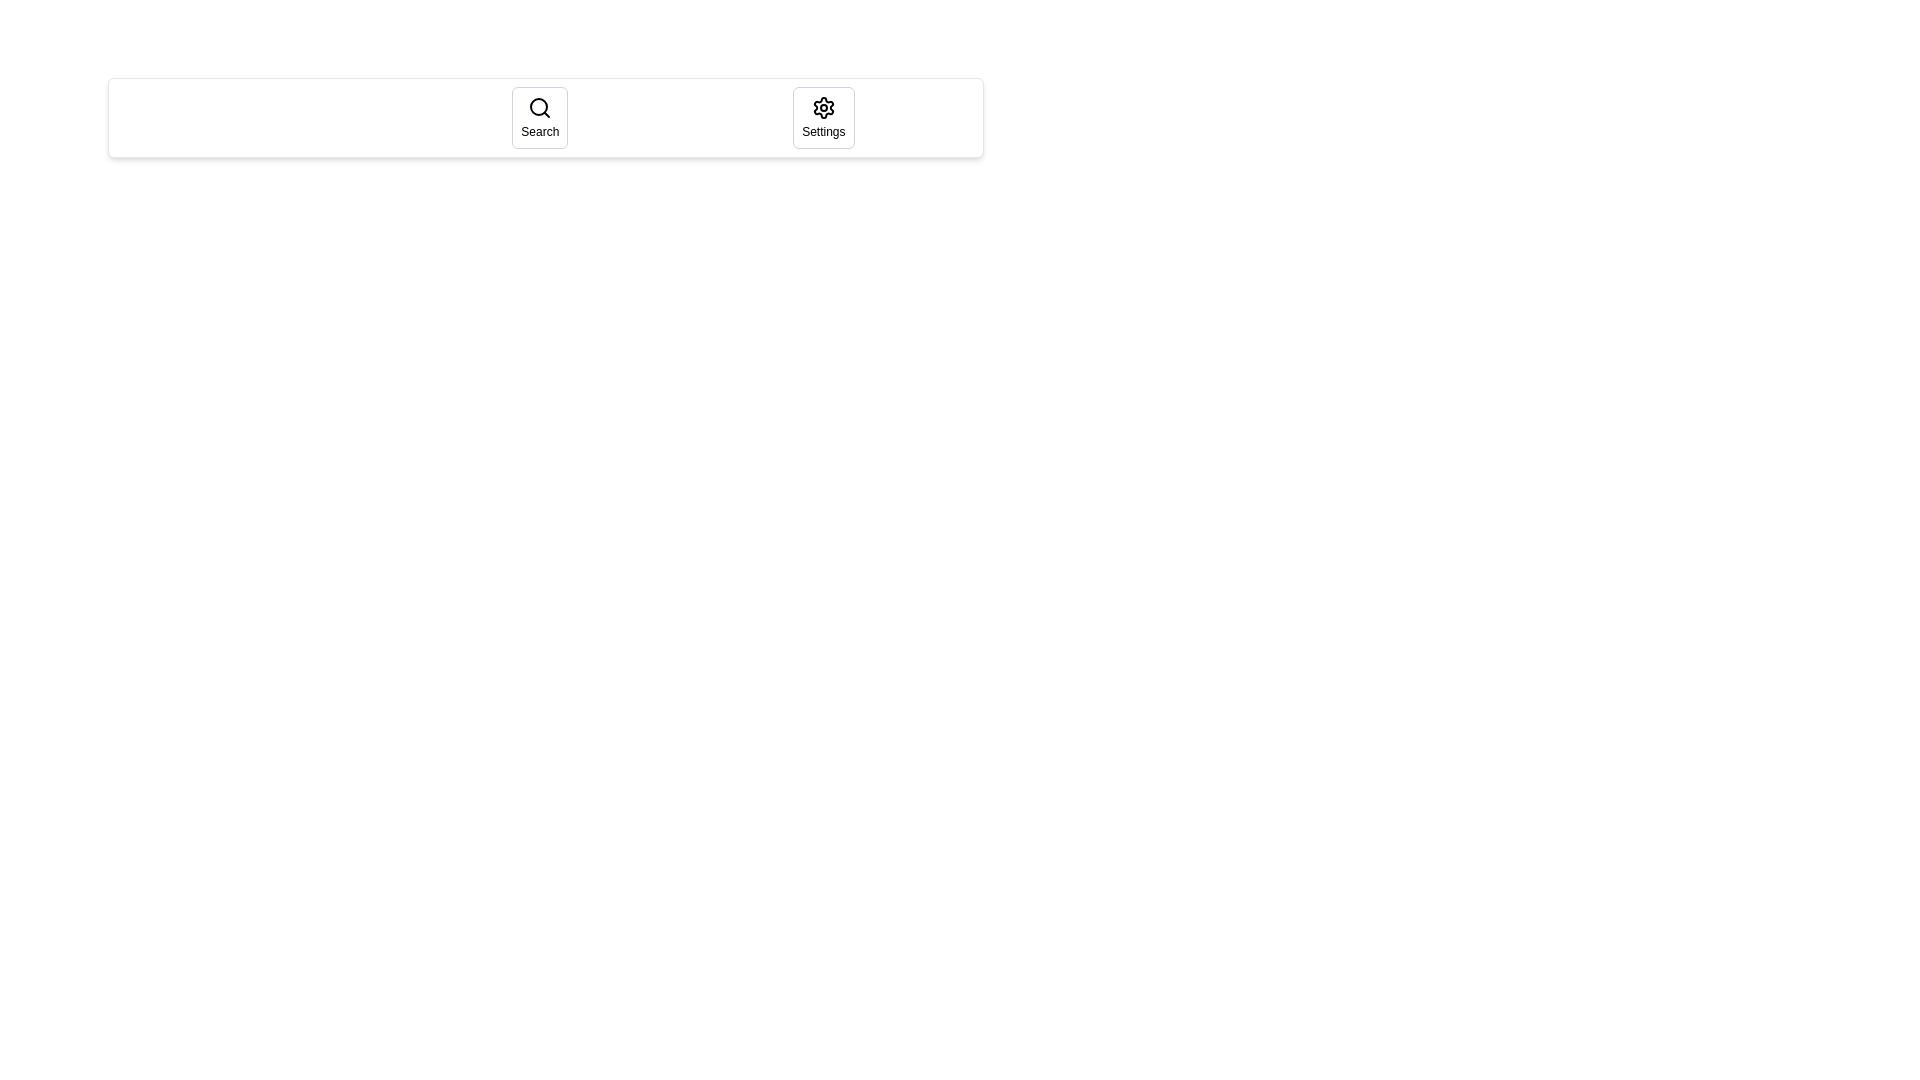  What do you see at coordinates (261, 118) in the screenshot?
I see `the 'Home' navigation button located in the centralized toolbar on the left, which is the first of three buttons` at bounding box center [261, 118].